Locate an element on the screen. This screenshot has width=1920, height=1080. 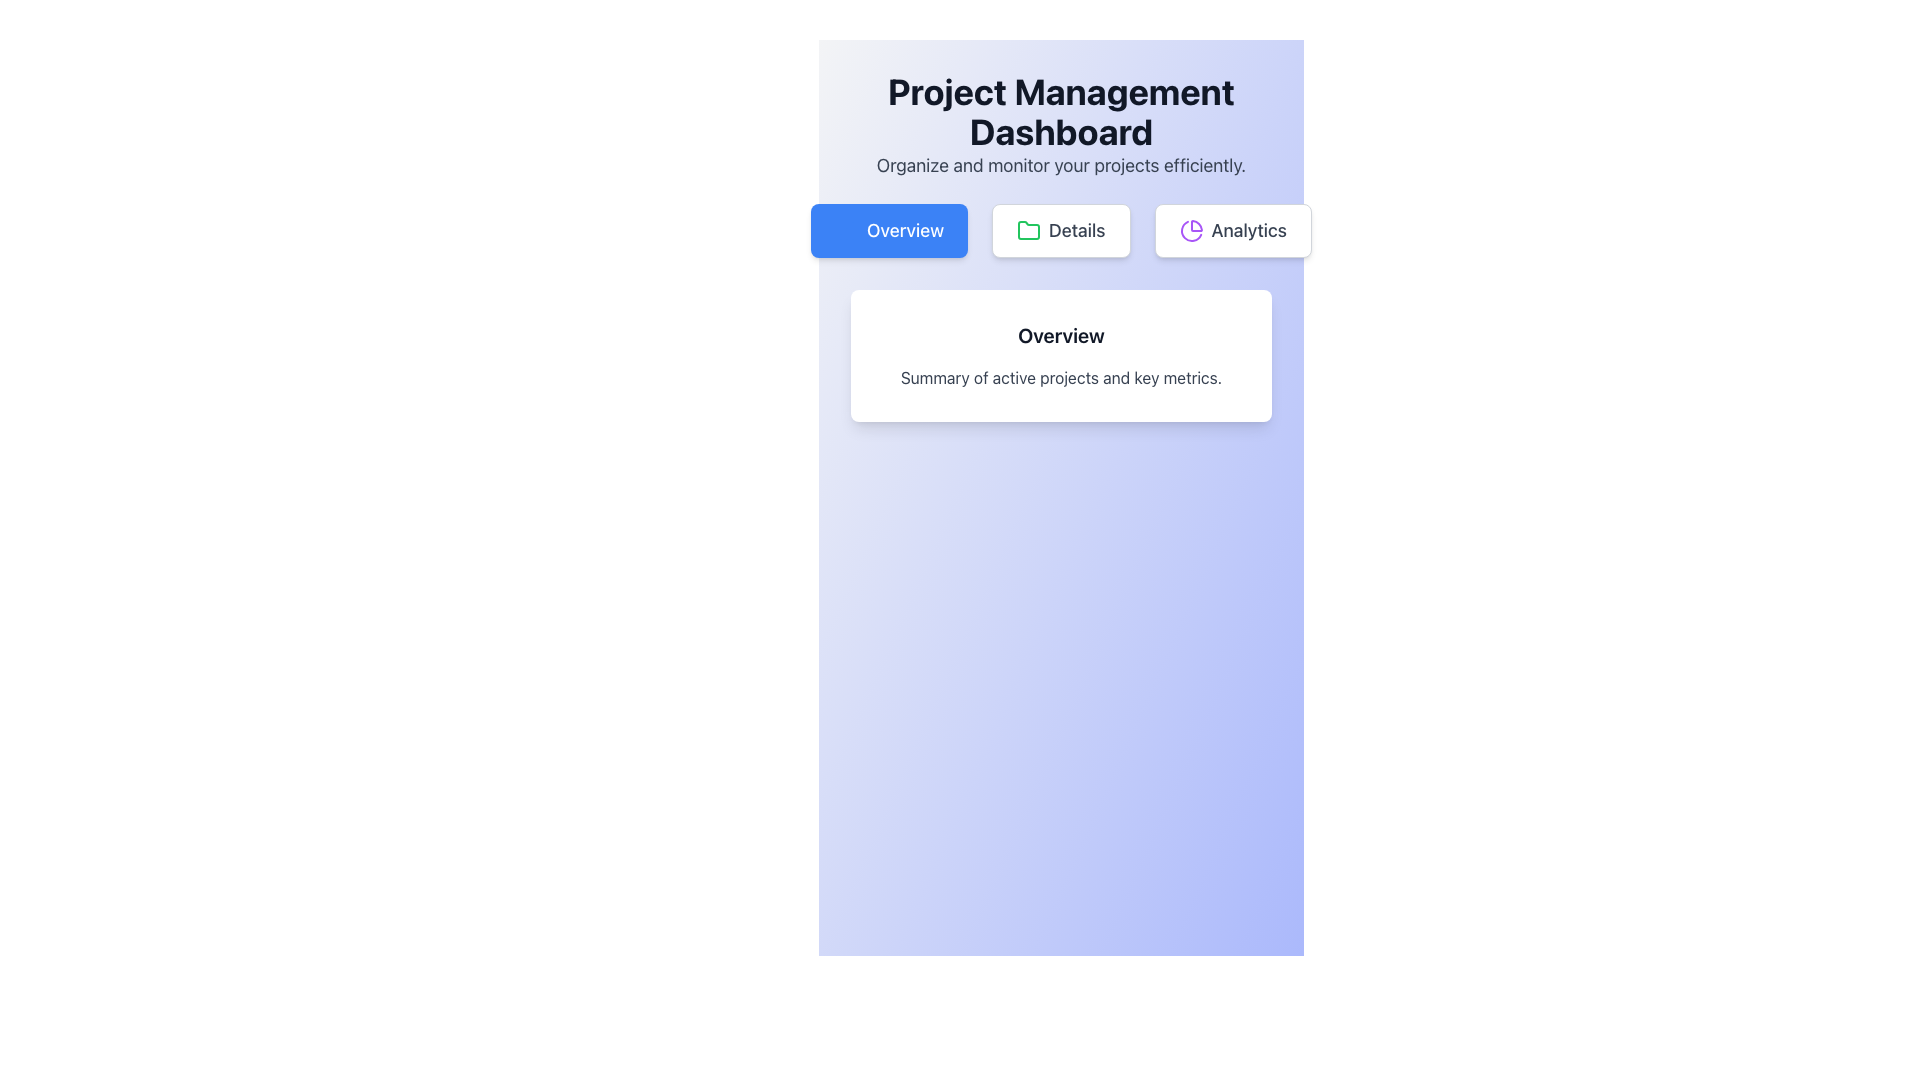
the 'Analytics' button is located at coordinates (1232, 230).